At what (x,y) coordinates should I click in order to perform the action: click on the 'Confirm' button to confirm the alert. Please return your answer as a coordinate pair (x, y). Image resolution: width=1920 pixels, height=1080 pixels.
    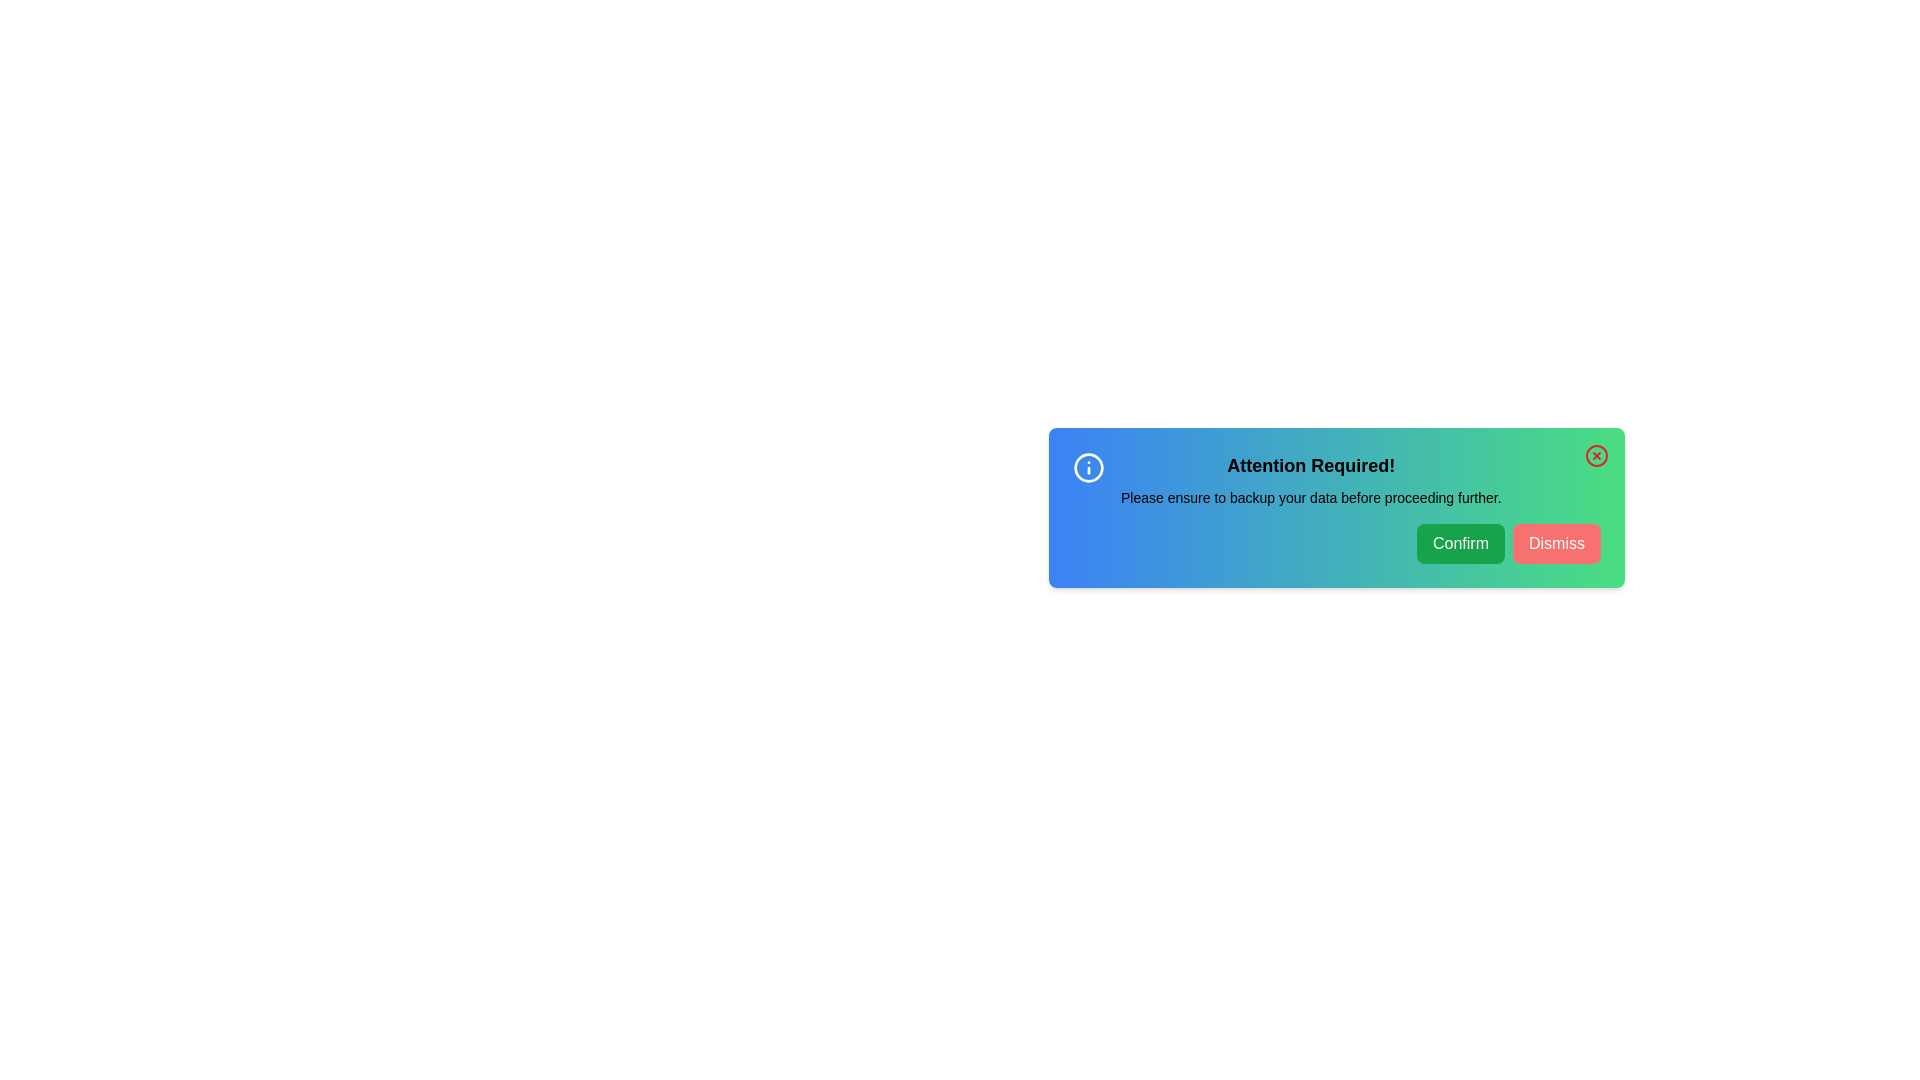
    Looking at the image, I should click on (1460, 543).